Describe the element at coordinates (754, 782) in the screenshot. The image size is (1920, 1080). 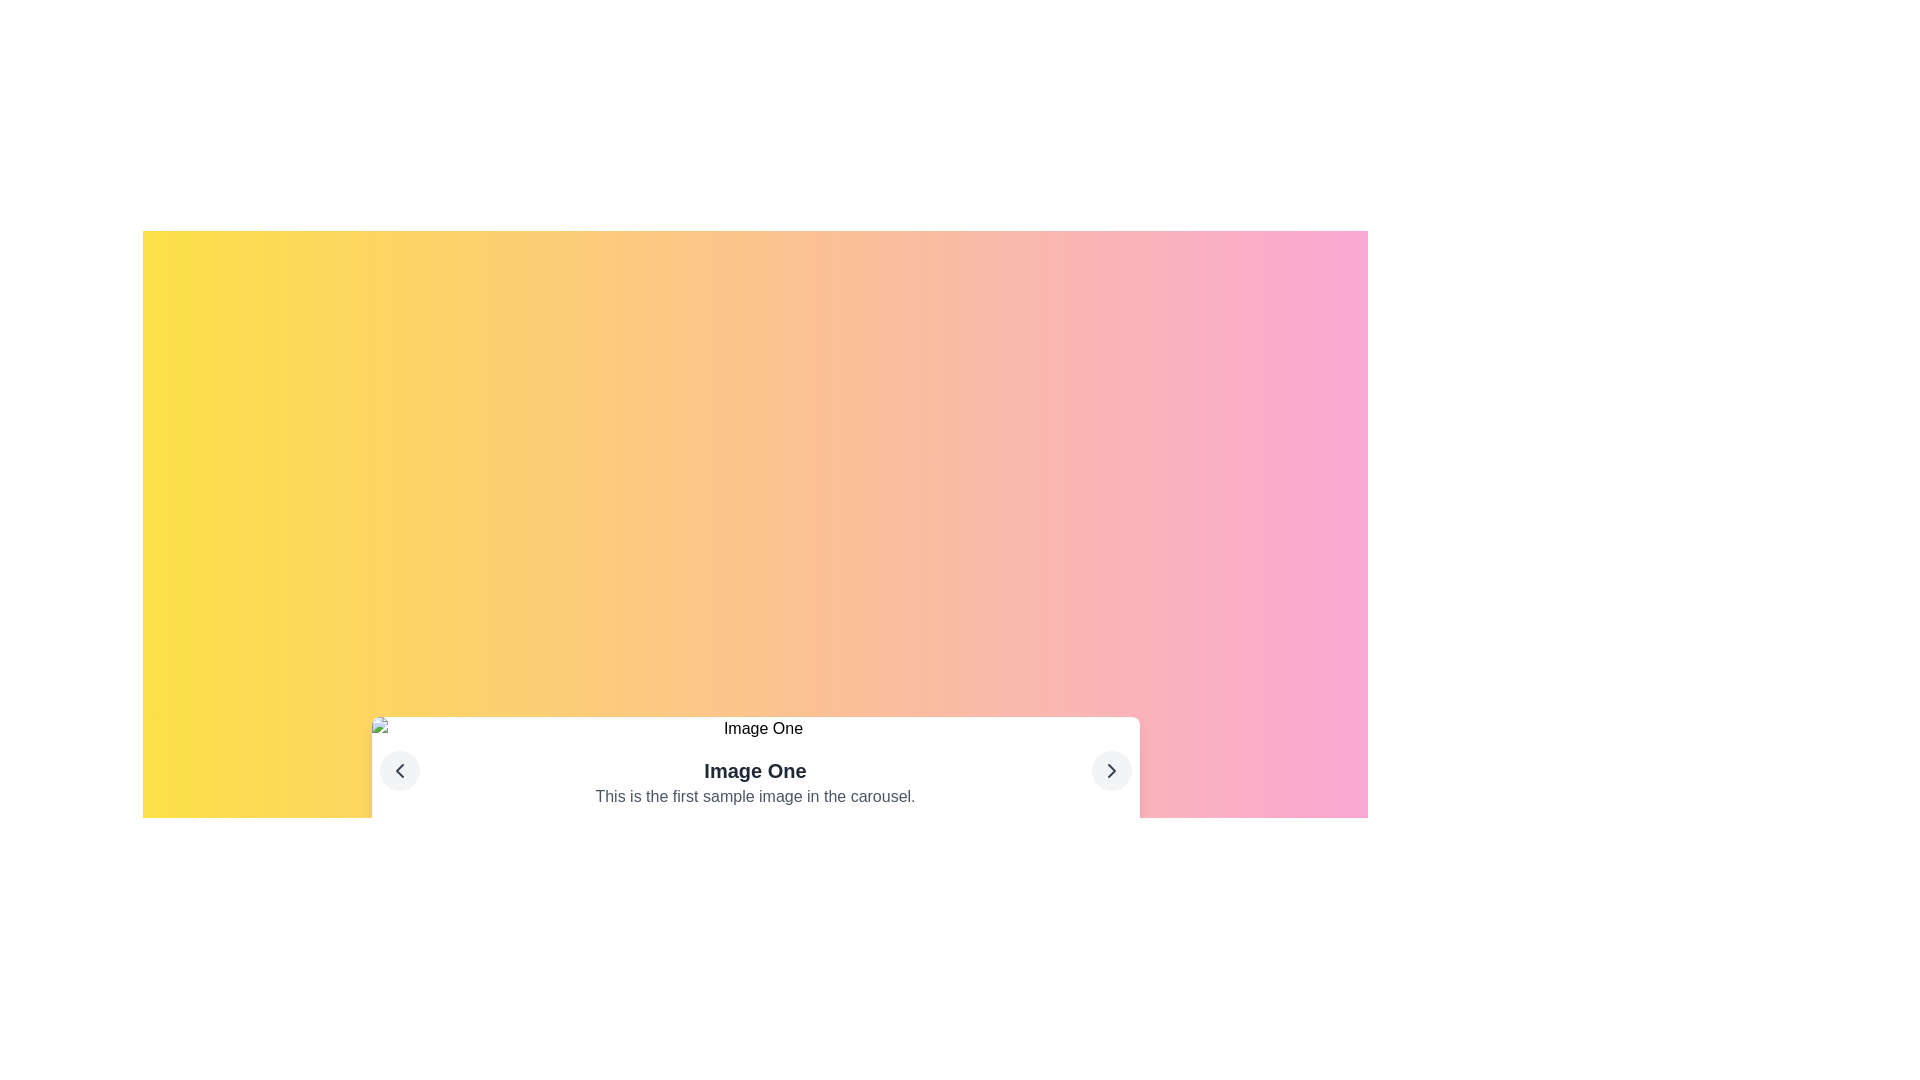
I see `the descriptive caption for the carousel image, which is centrally positioned below the image placeholder and between arrow navigation controls` at that location.